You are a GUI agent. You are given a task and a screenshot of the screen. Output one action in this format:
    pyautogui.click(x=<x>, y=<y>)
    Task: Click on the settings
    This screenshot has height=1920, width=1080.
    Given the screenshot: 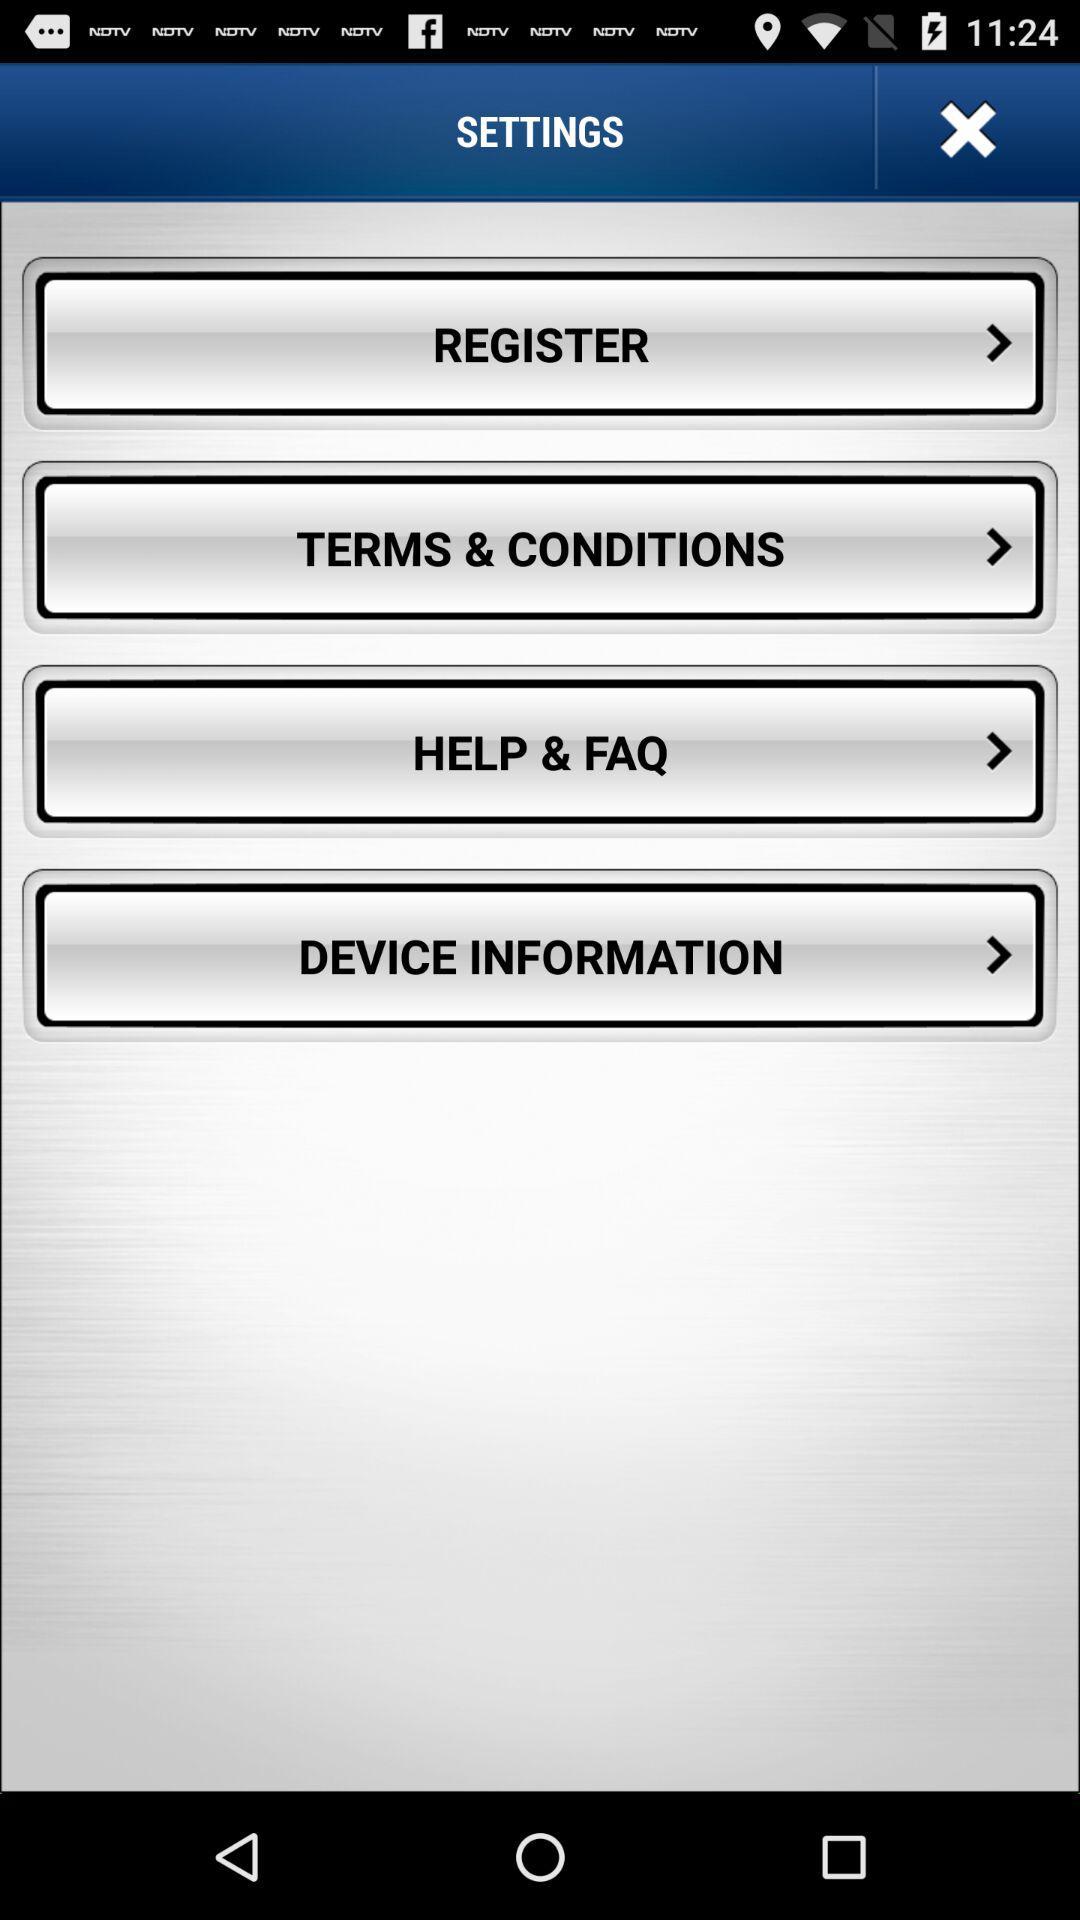 What is the action you would take?
    pyautogui.click(x=964, y=129)
    